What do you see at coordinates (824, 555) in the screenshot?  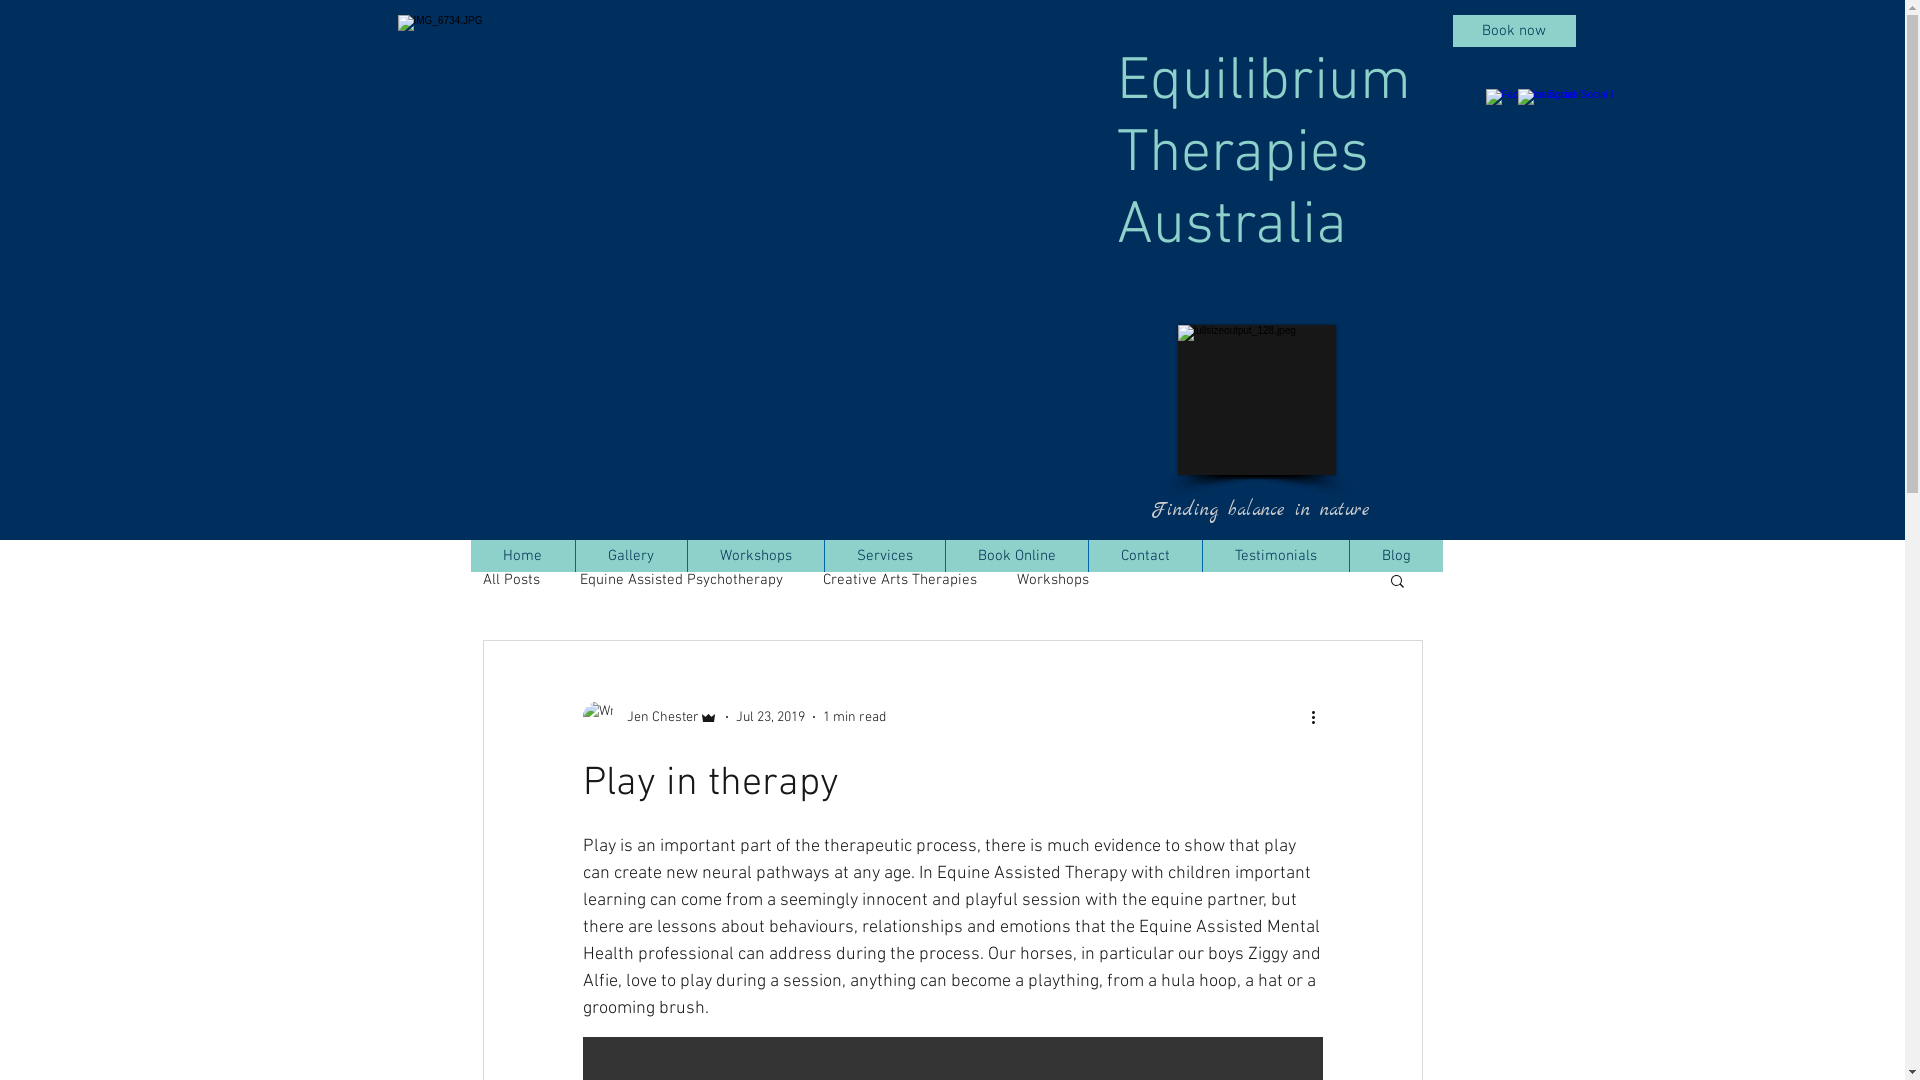 I see `'Services'` at bounding box center [824, 555].